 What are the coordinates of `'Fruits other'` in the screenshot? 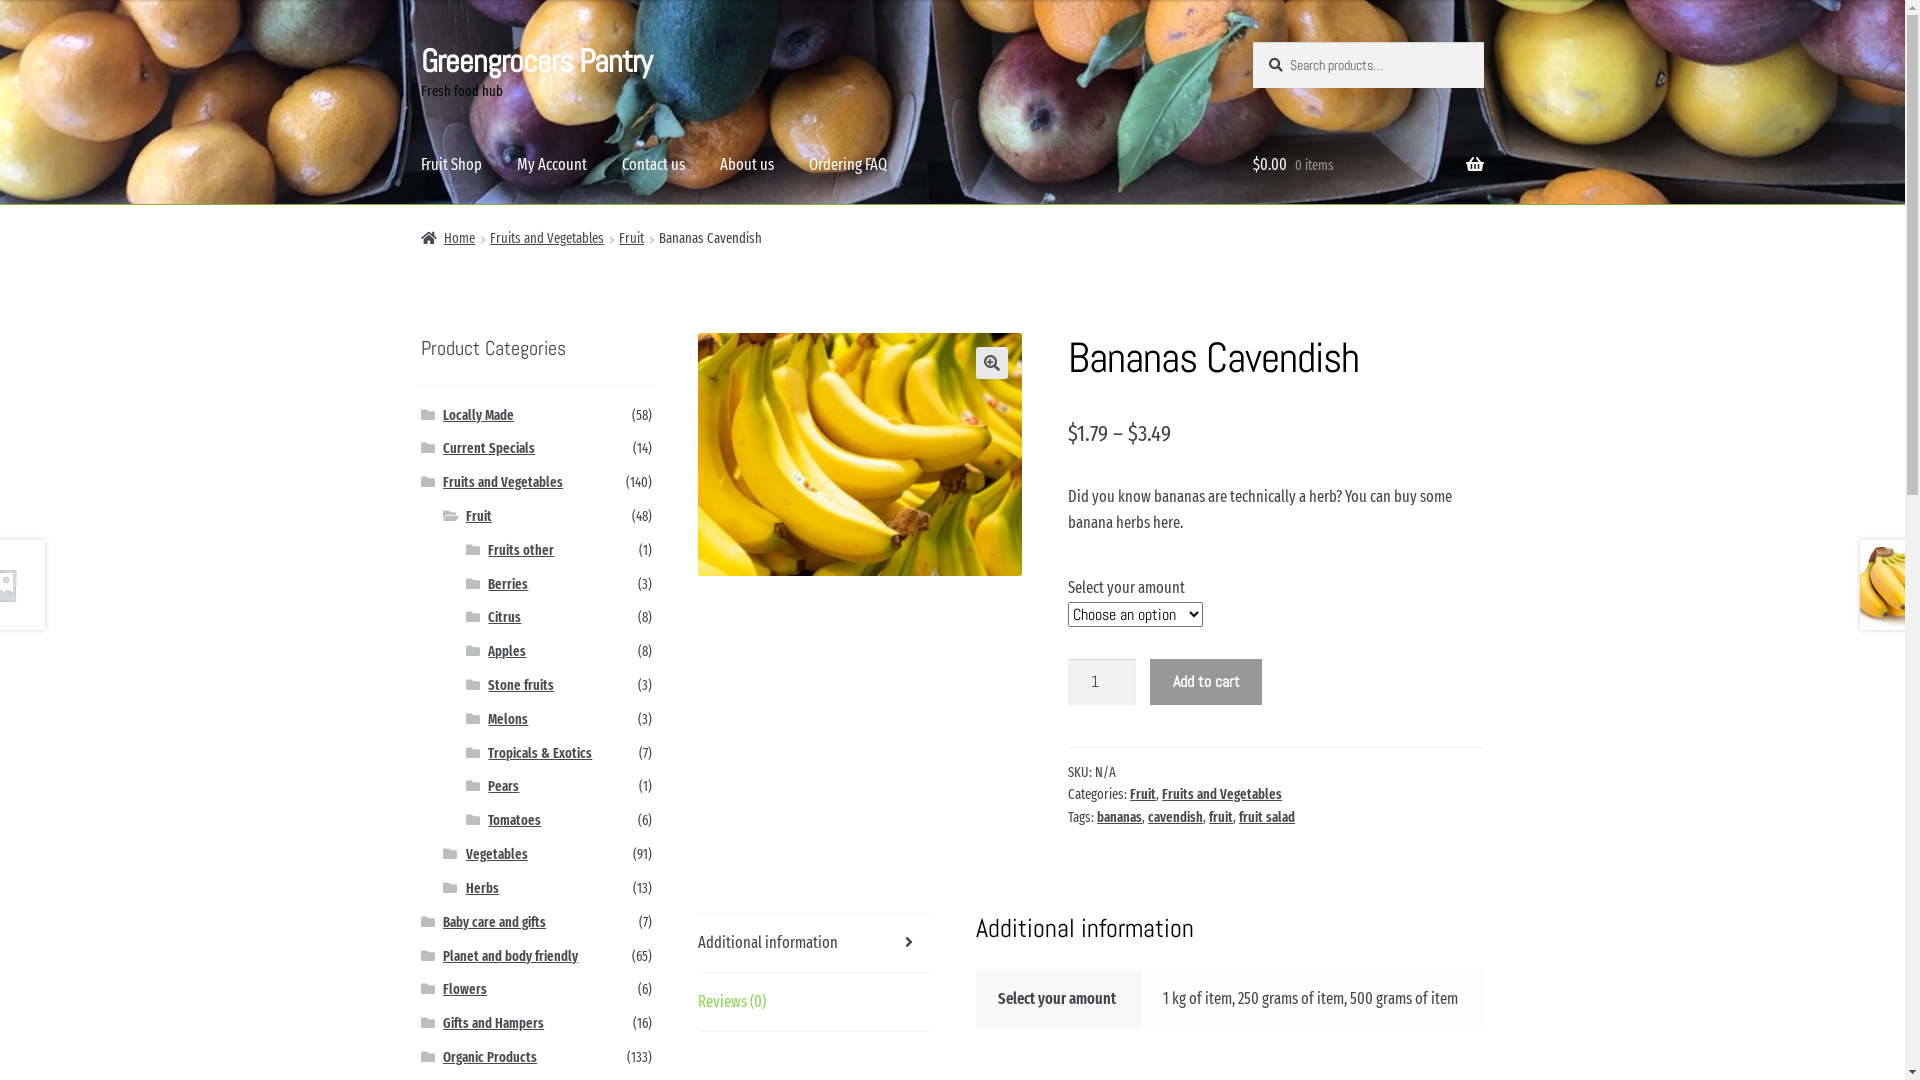 It's located at (521, 550).